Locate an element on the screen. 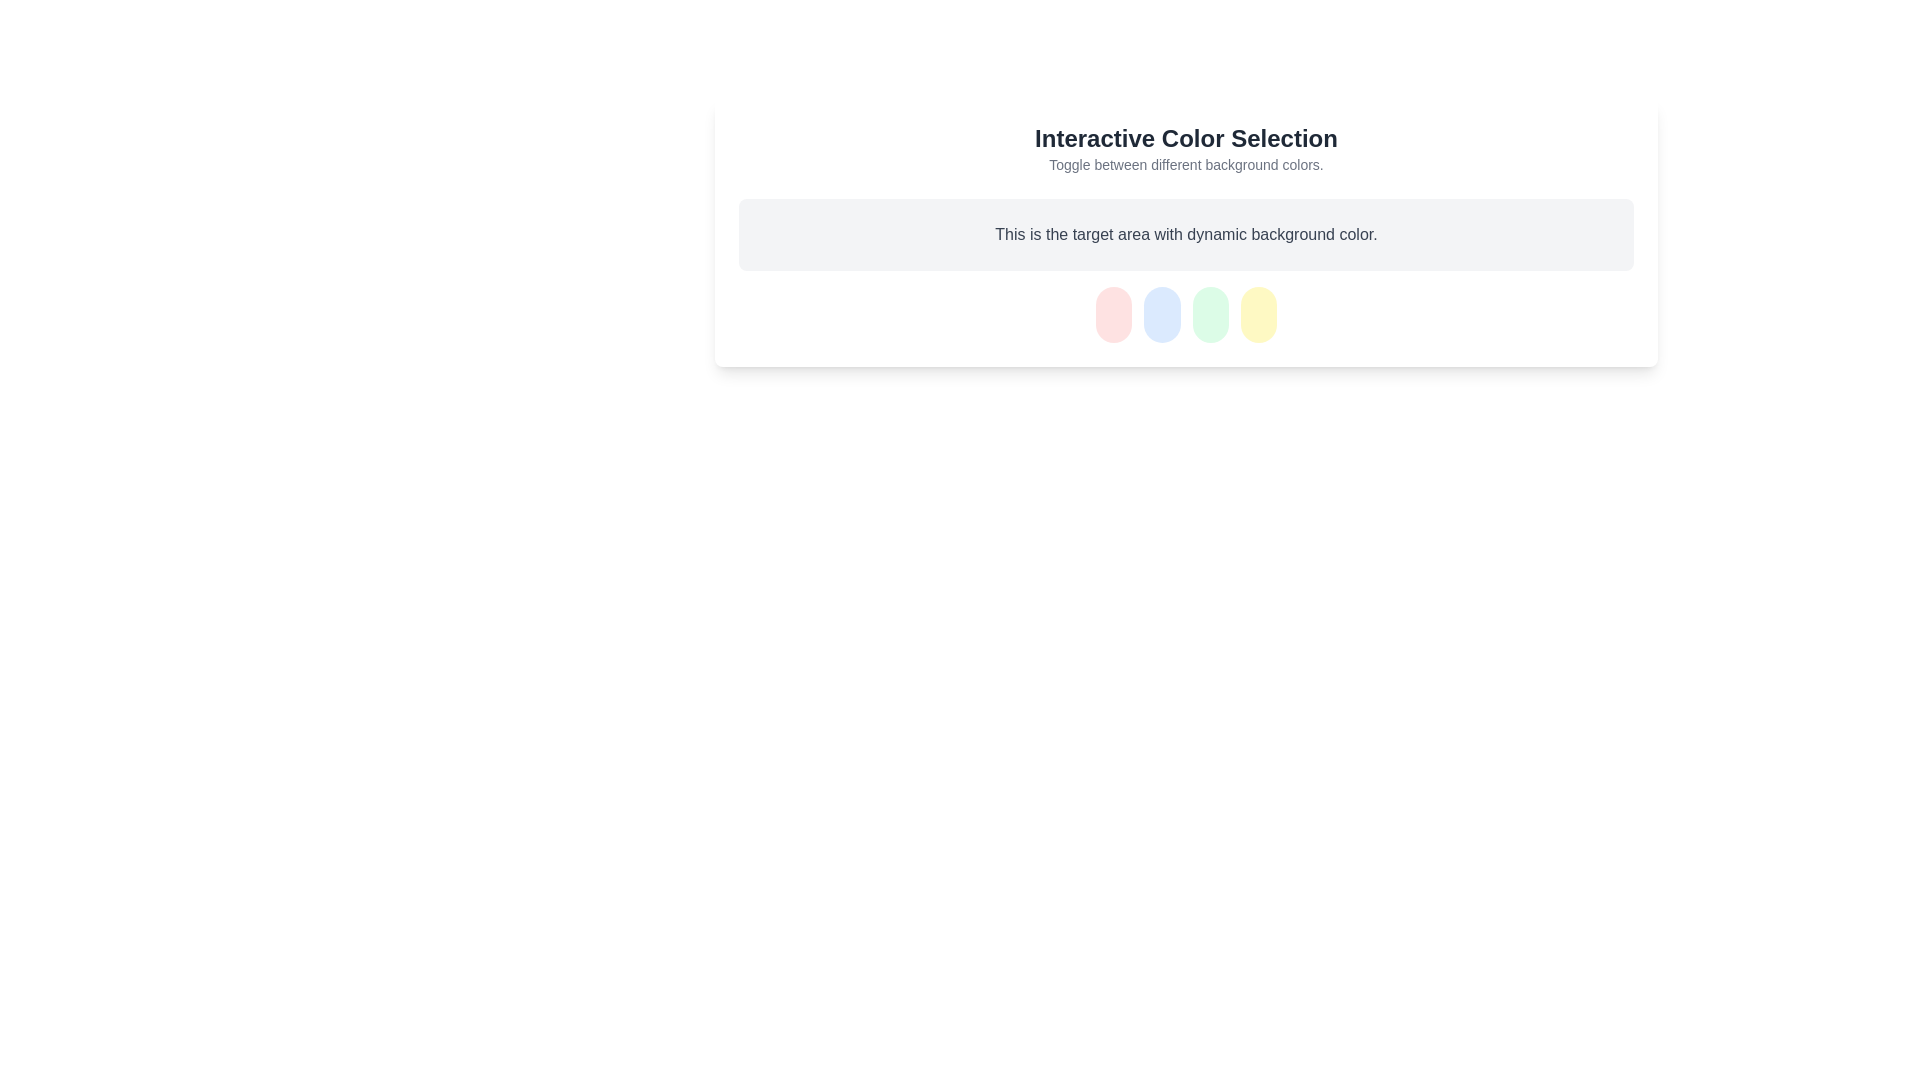 The image size is (1920, 1080). the text-based informational section titled 'Interactive Color Selection' to provide context for the user is located at coordinates (1186, 148).